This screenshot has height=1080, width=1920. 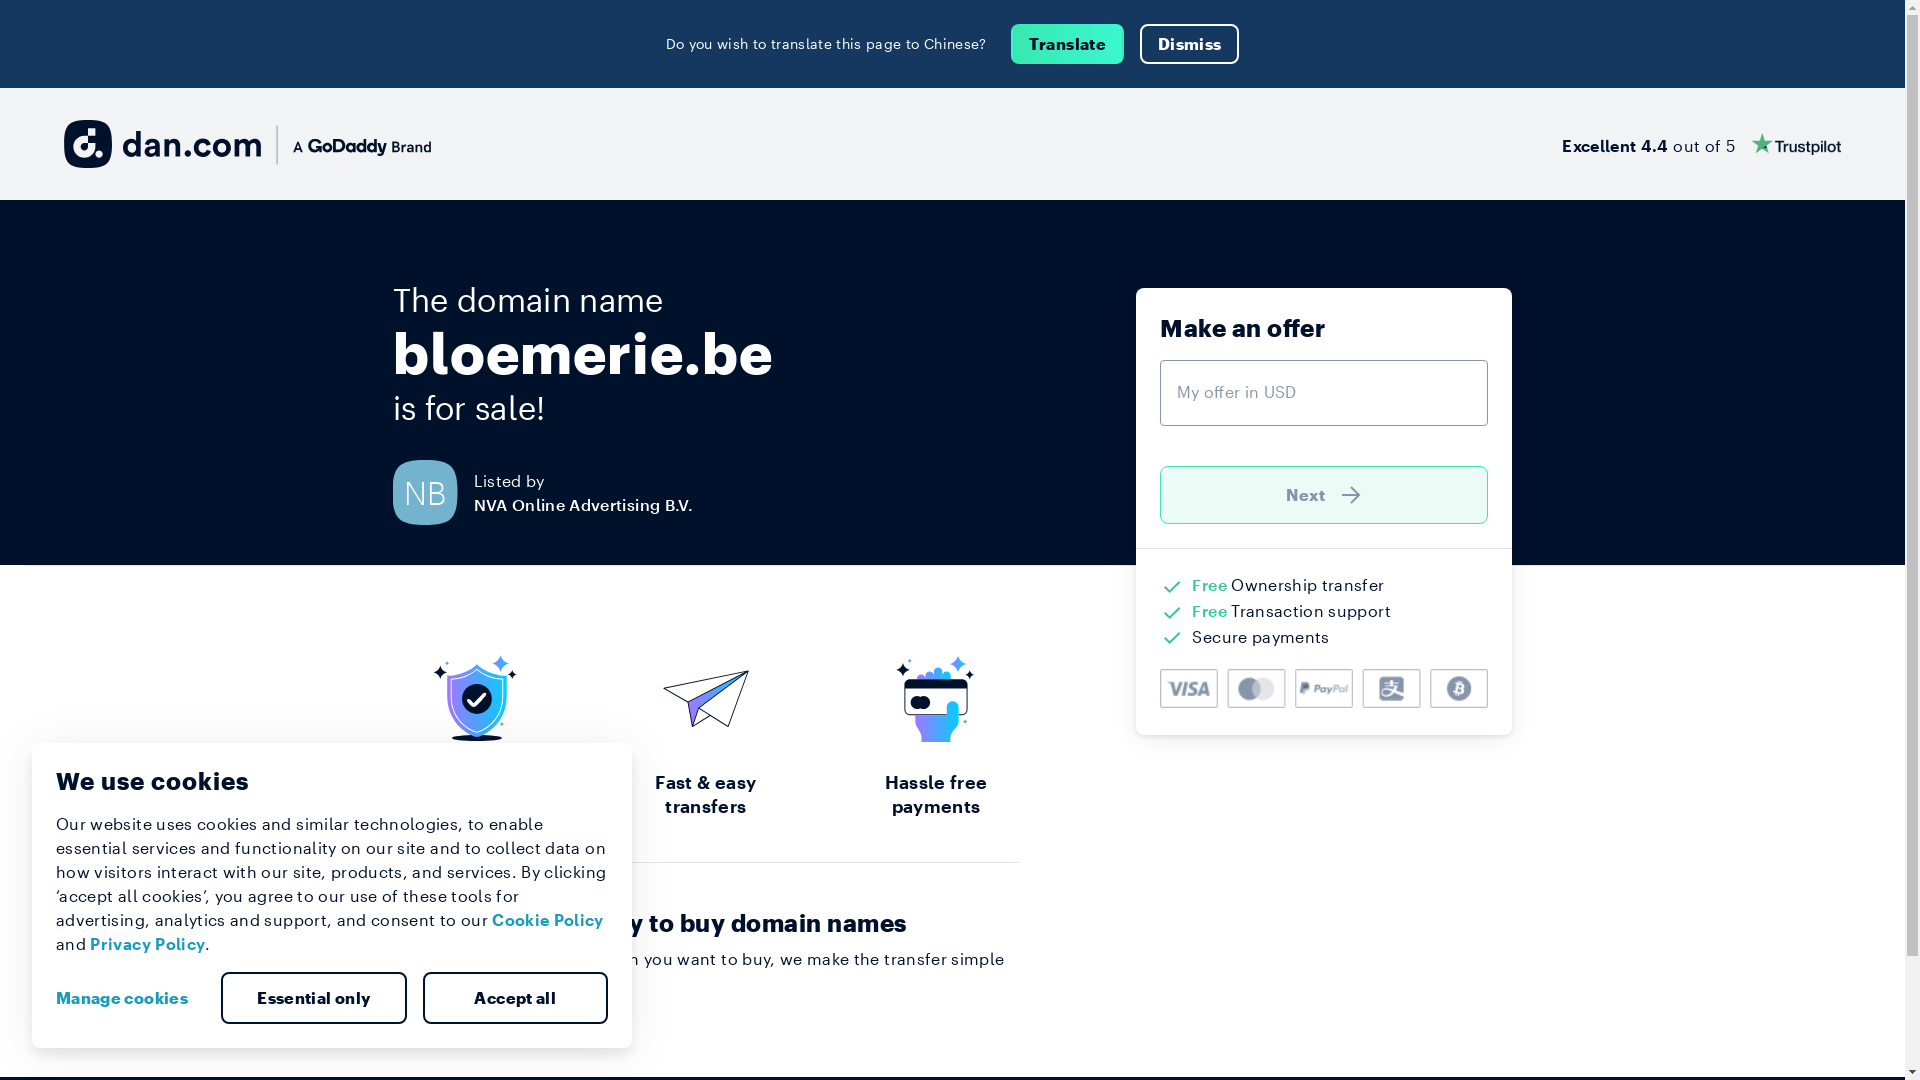 I want to click on 'Accept all', so click(x=421, y=998).